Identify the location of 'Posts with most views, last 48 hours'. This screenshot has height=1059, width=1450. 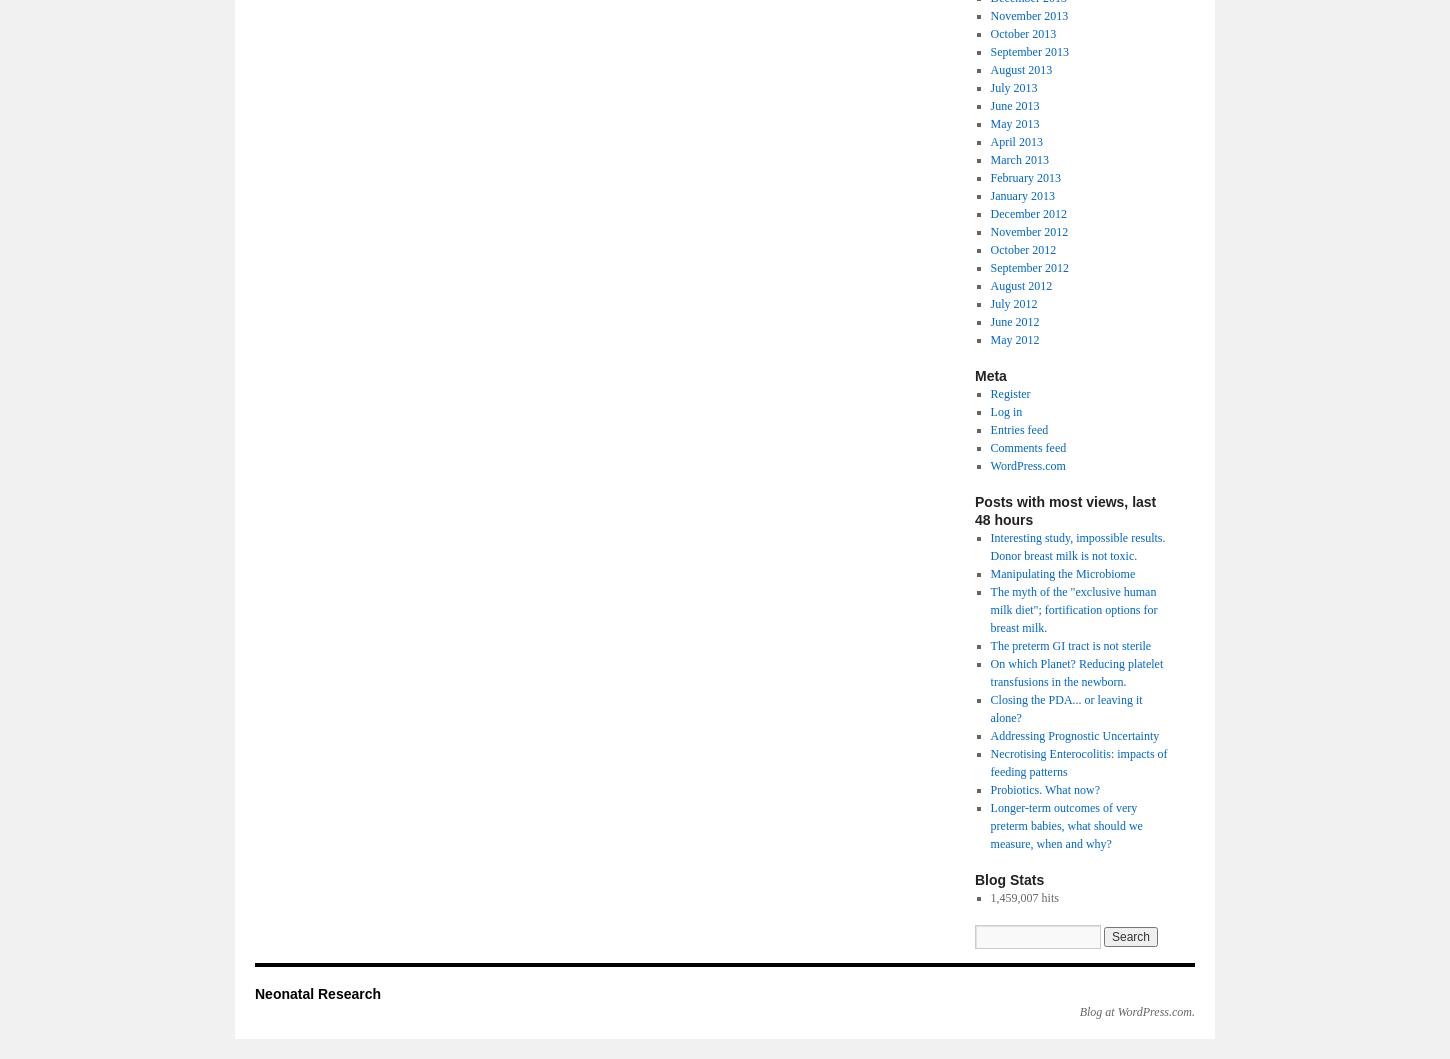
(1065, 510).